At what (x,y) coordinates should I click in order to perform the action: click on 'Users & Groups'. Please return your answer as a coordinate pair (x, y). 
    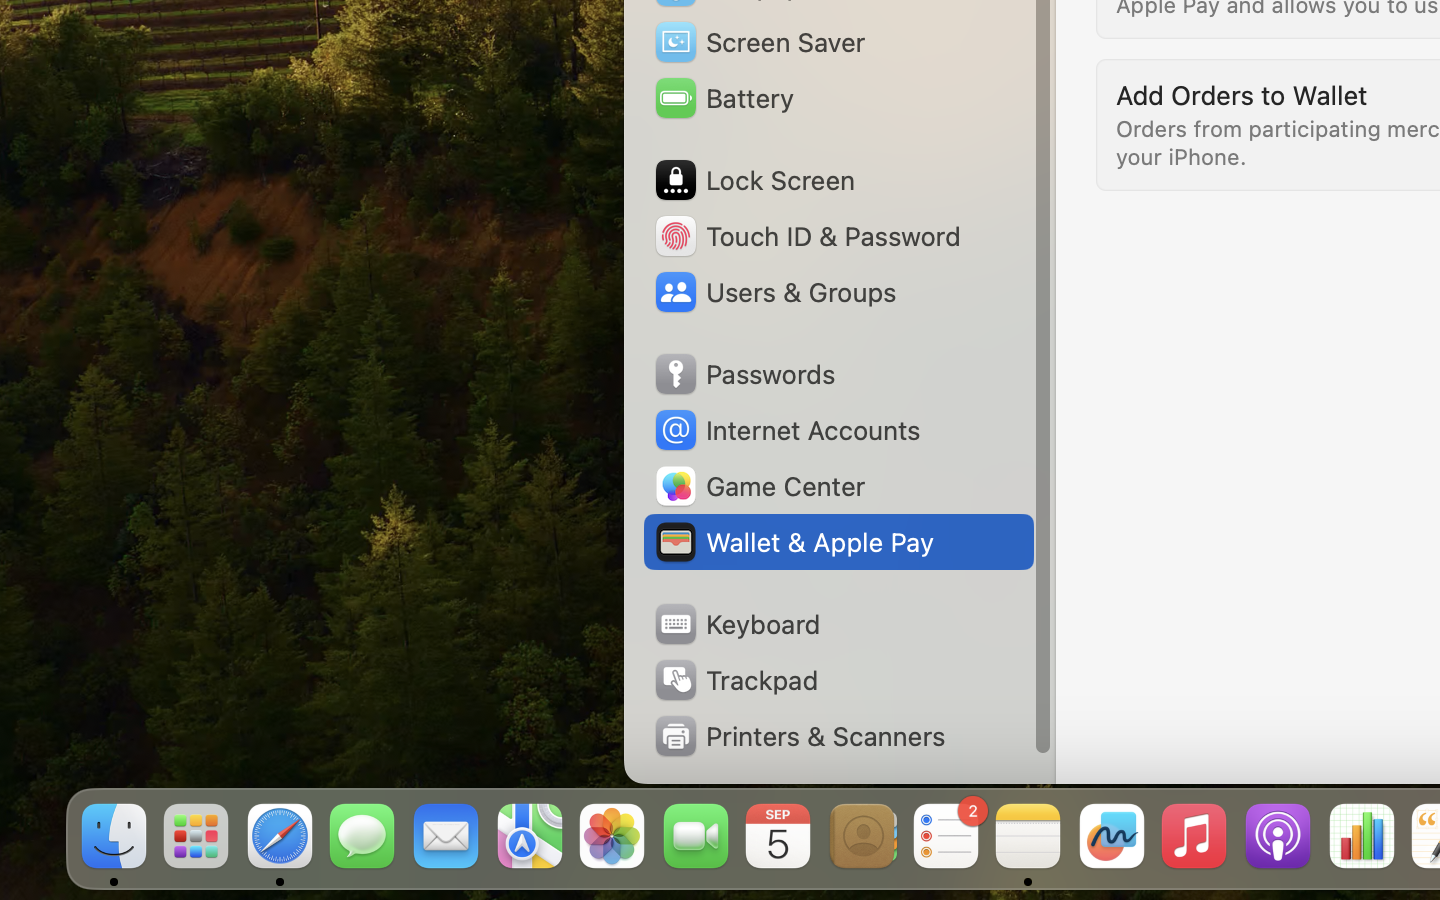
    Looking at the image, I should click on (773, 290).